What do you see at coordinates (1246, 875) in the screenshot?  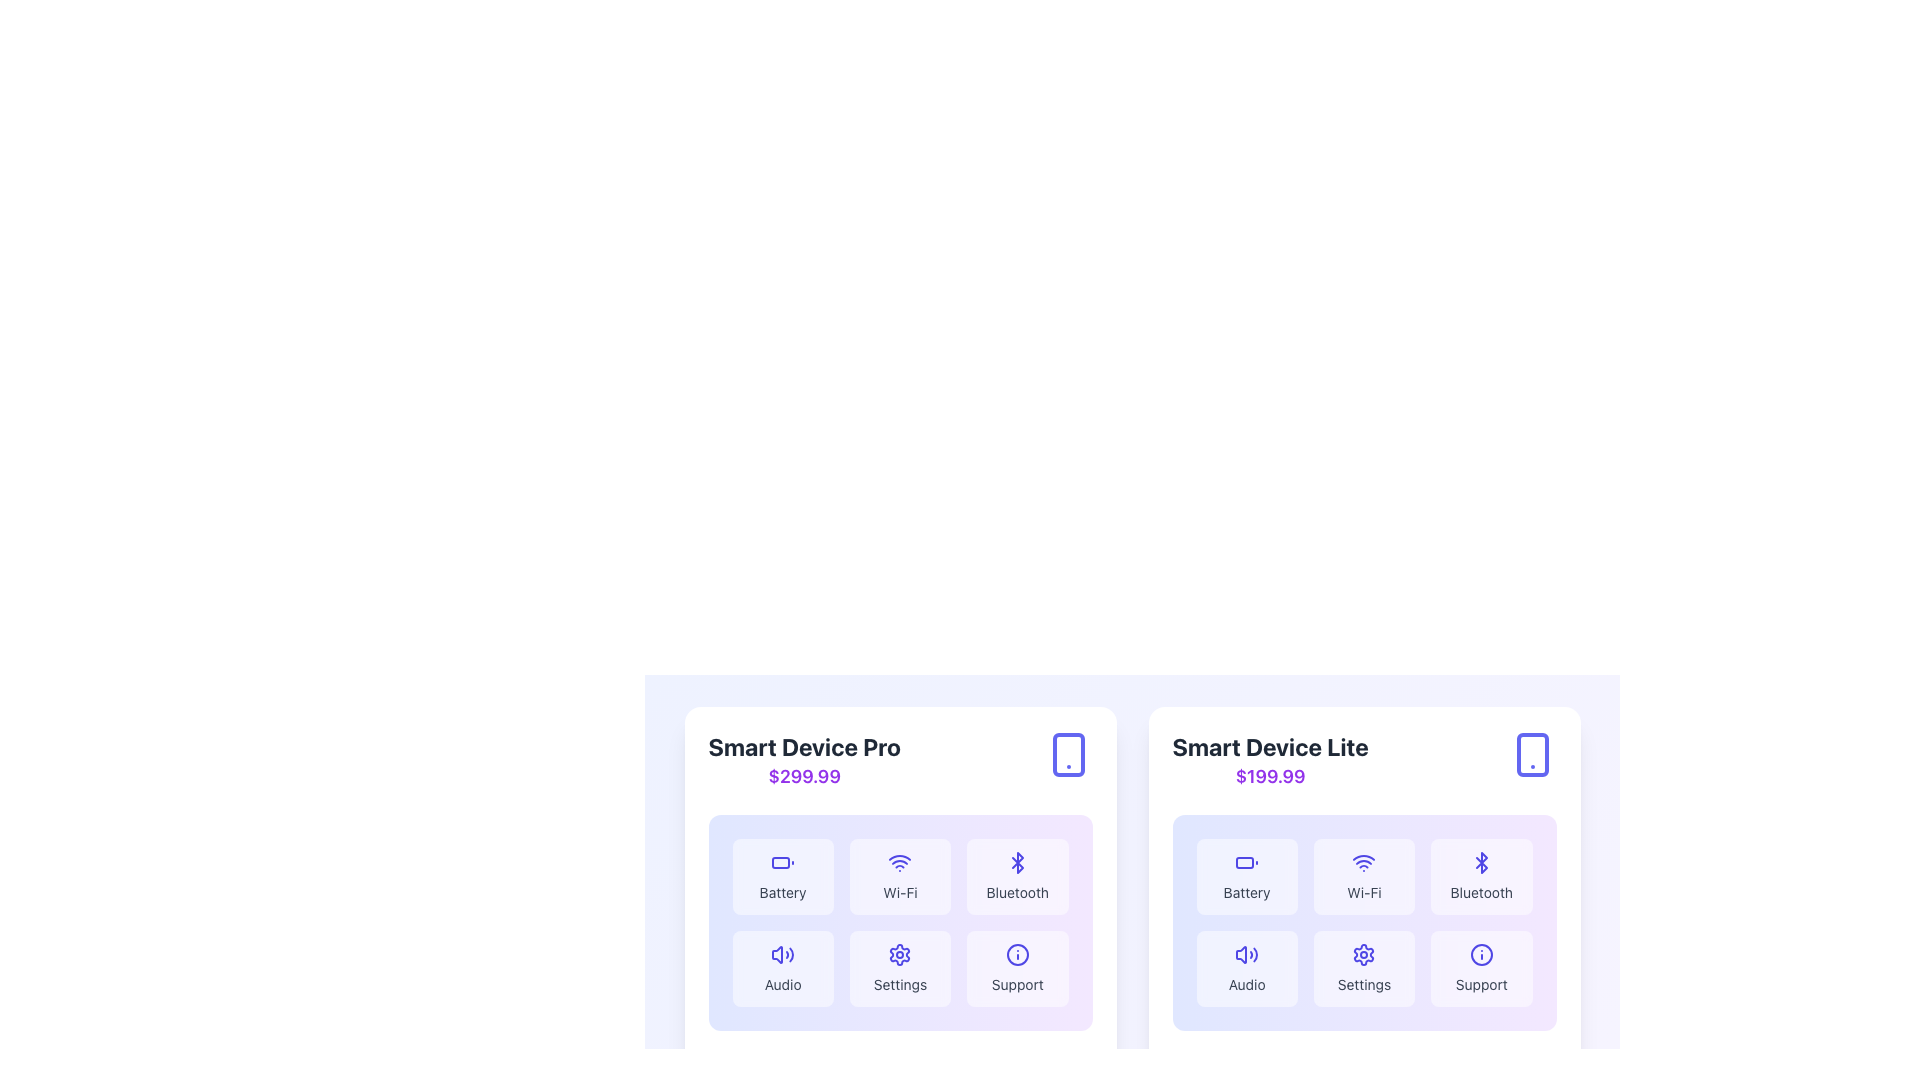 I see `the 'Battery' card located in the first row and first column of the 'Smart Device Lite' section` at bounding box center [1246, 875].